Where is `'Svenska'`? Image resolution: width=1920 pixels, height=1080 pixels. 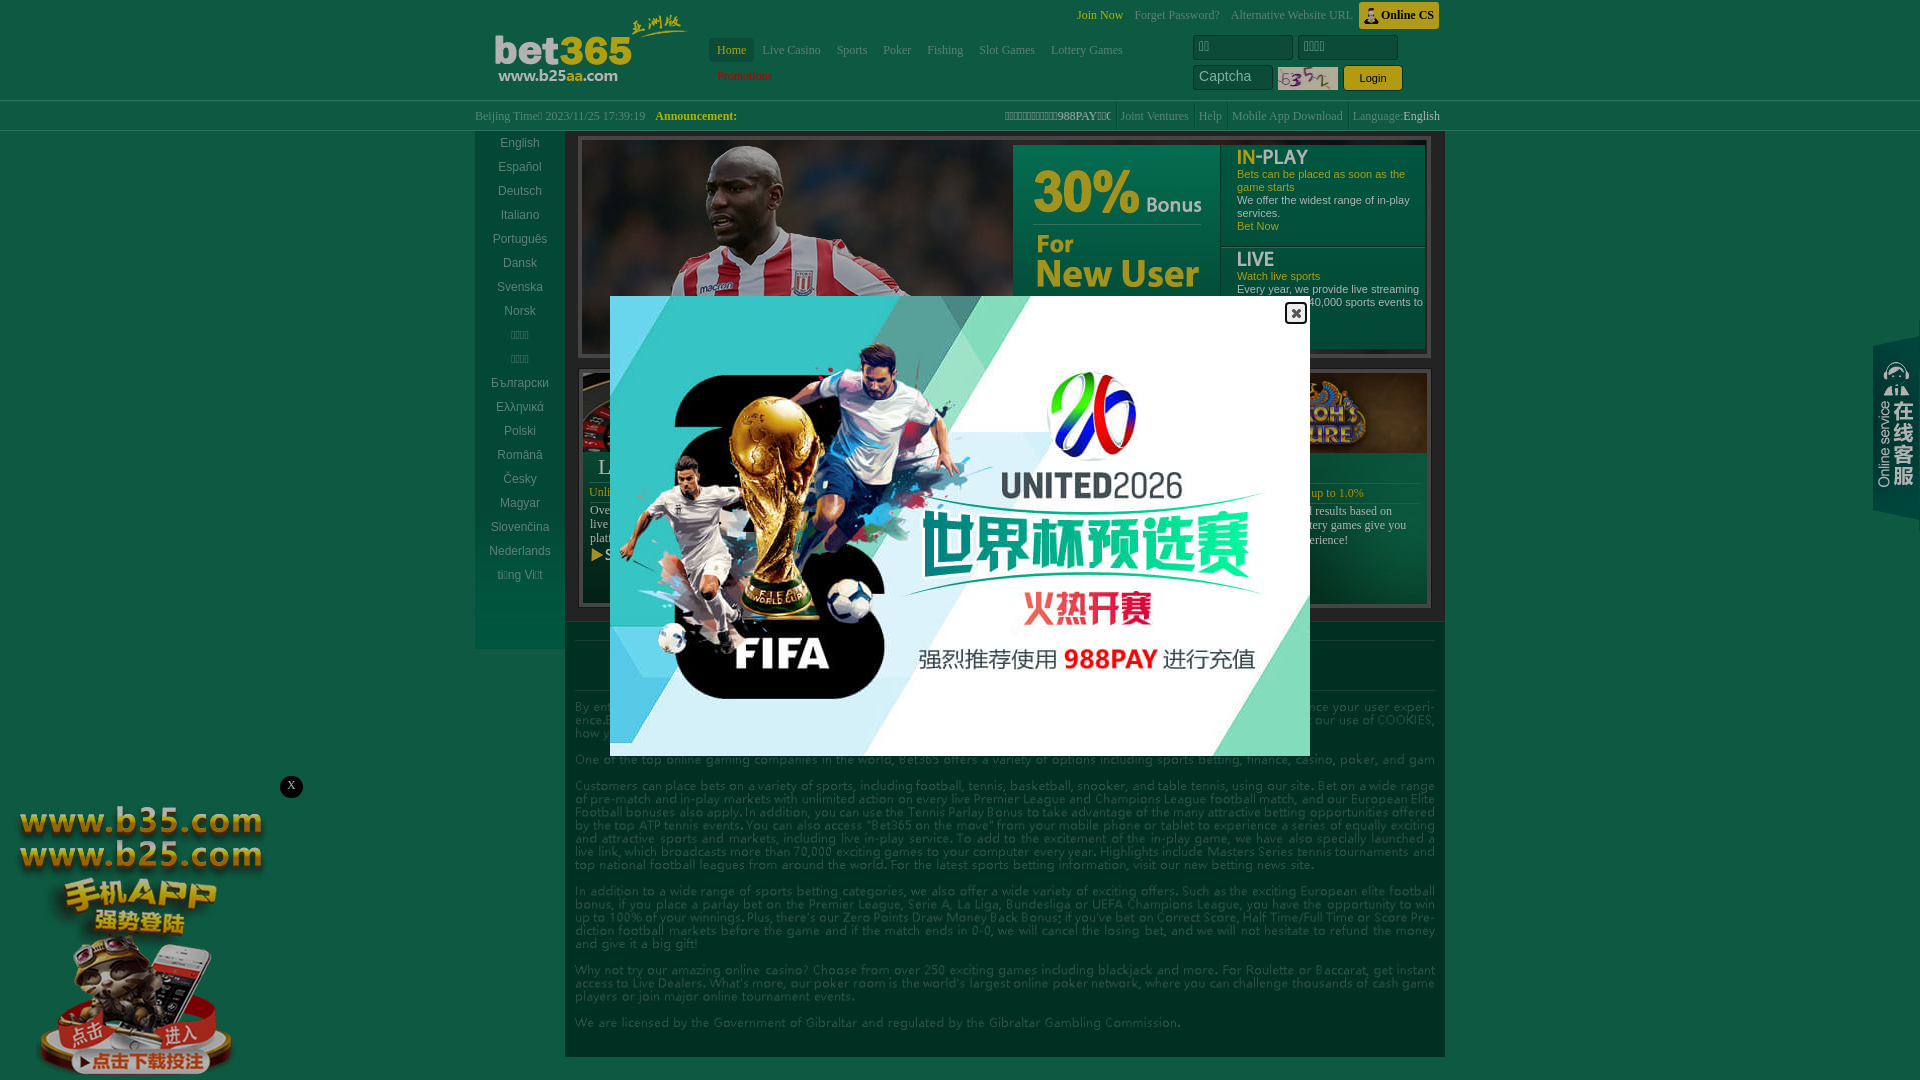
'Svenska' is located at coordinates (474, 286).